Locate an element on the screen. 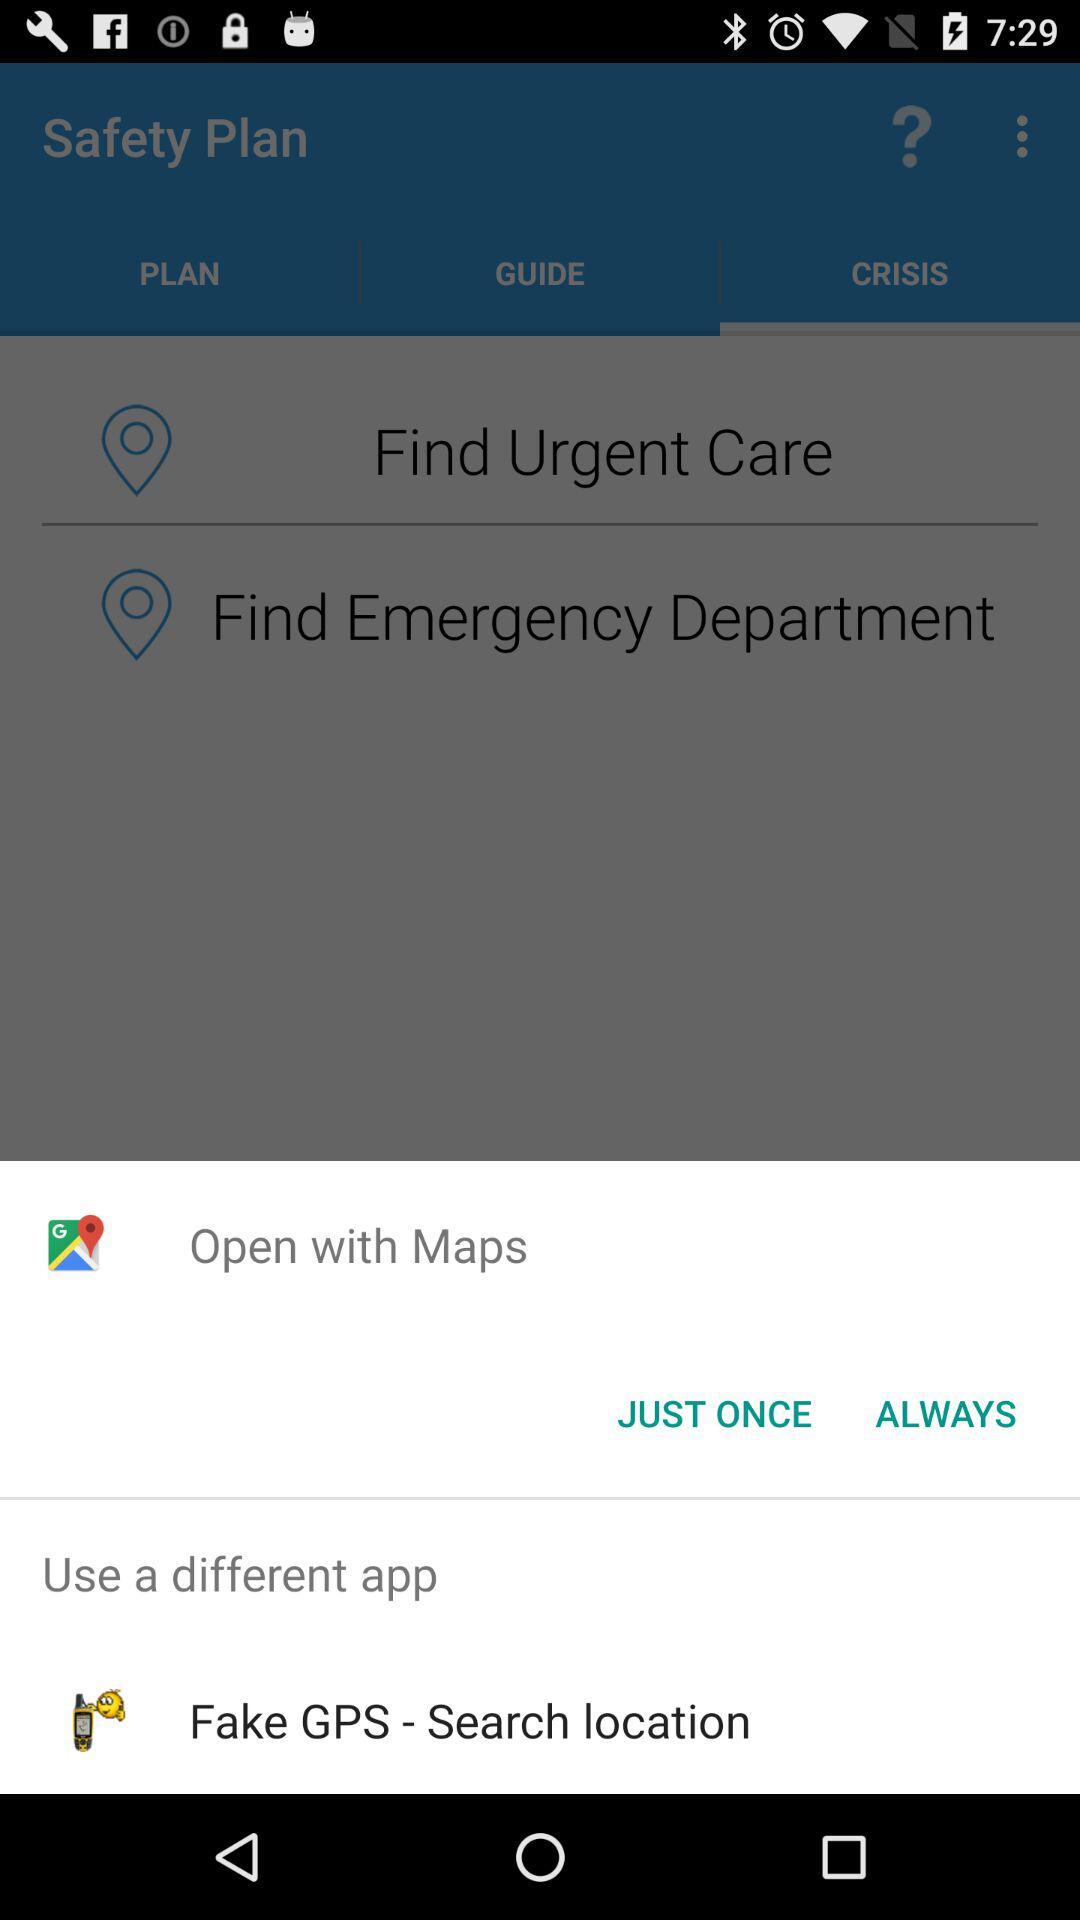  icon above fake gps search icon is located at coordinates (540, 1572).